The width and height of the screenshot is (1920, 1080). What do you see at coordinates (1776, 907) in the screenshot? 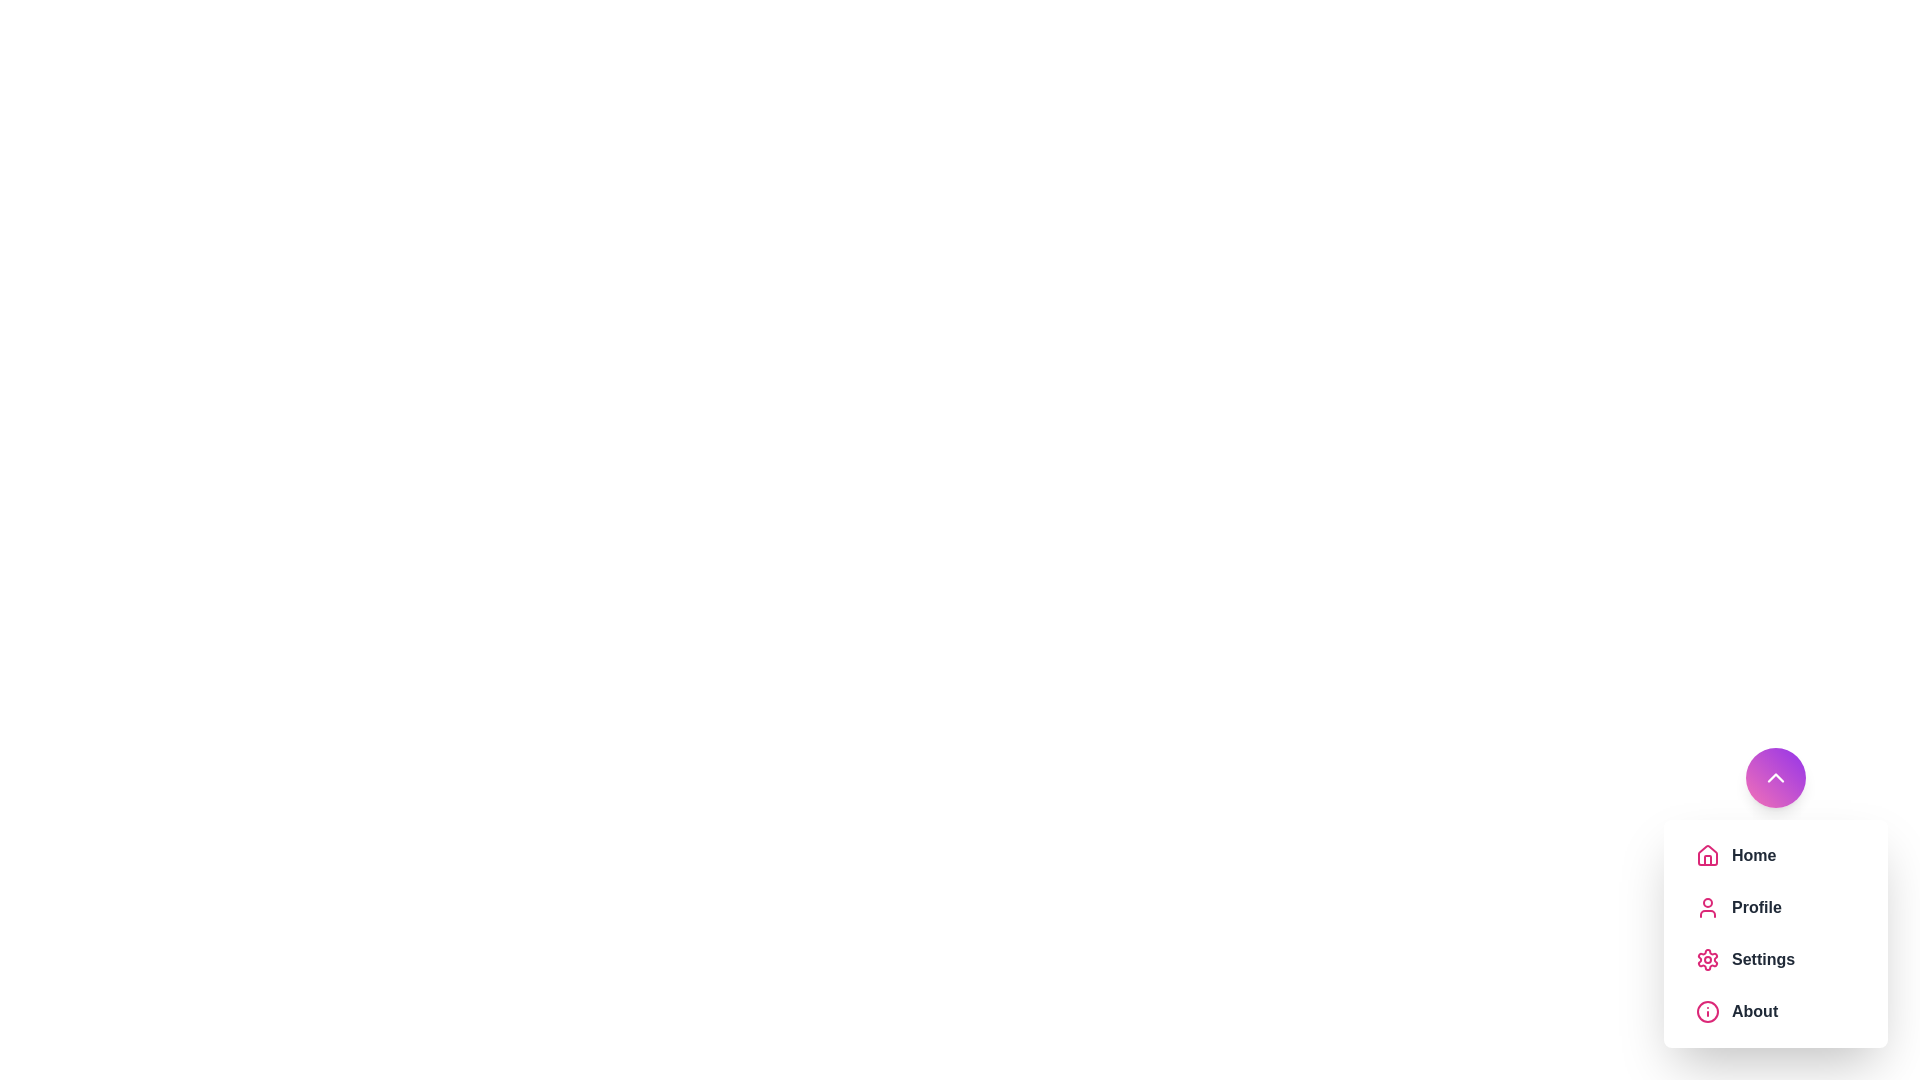
I see `the menu item labeled 'Profile' to observe the visual feedback` at bounding box center [1776, 907].